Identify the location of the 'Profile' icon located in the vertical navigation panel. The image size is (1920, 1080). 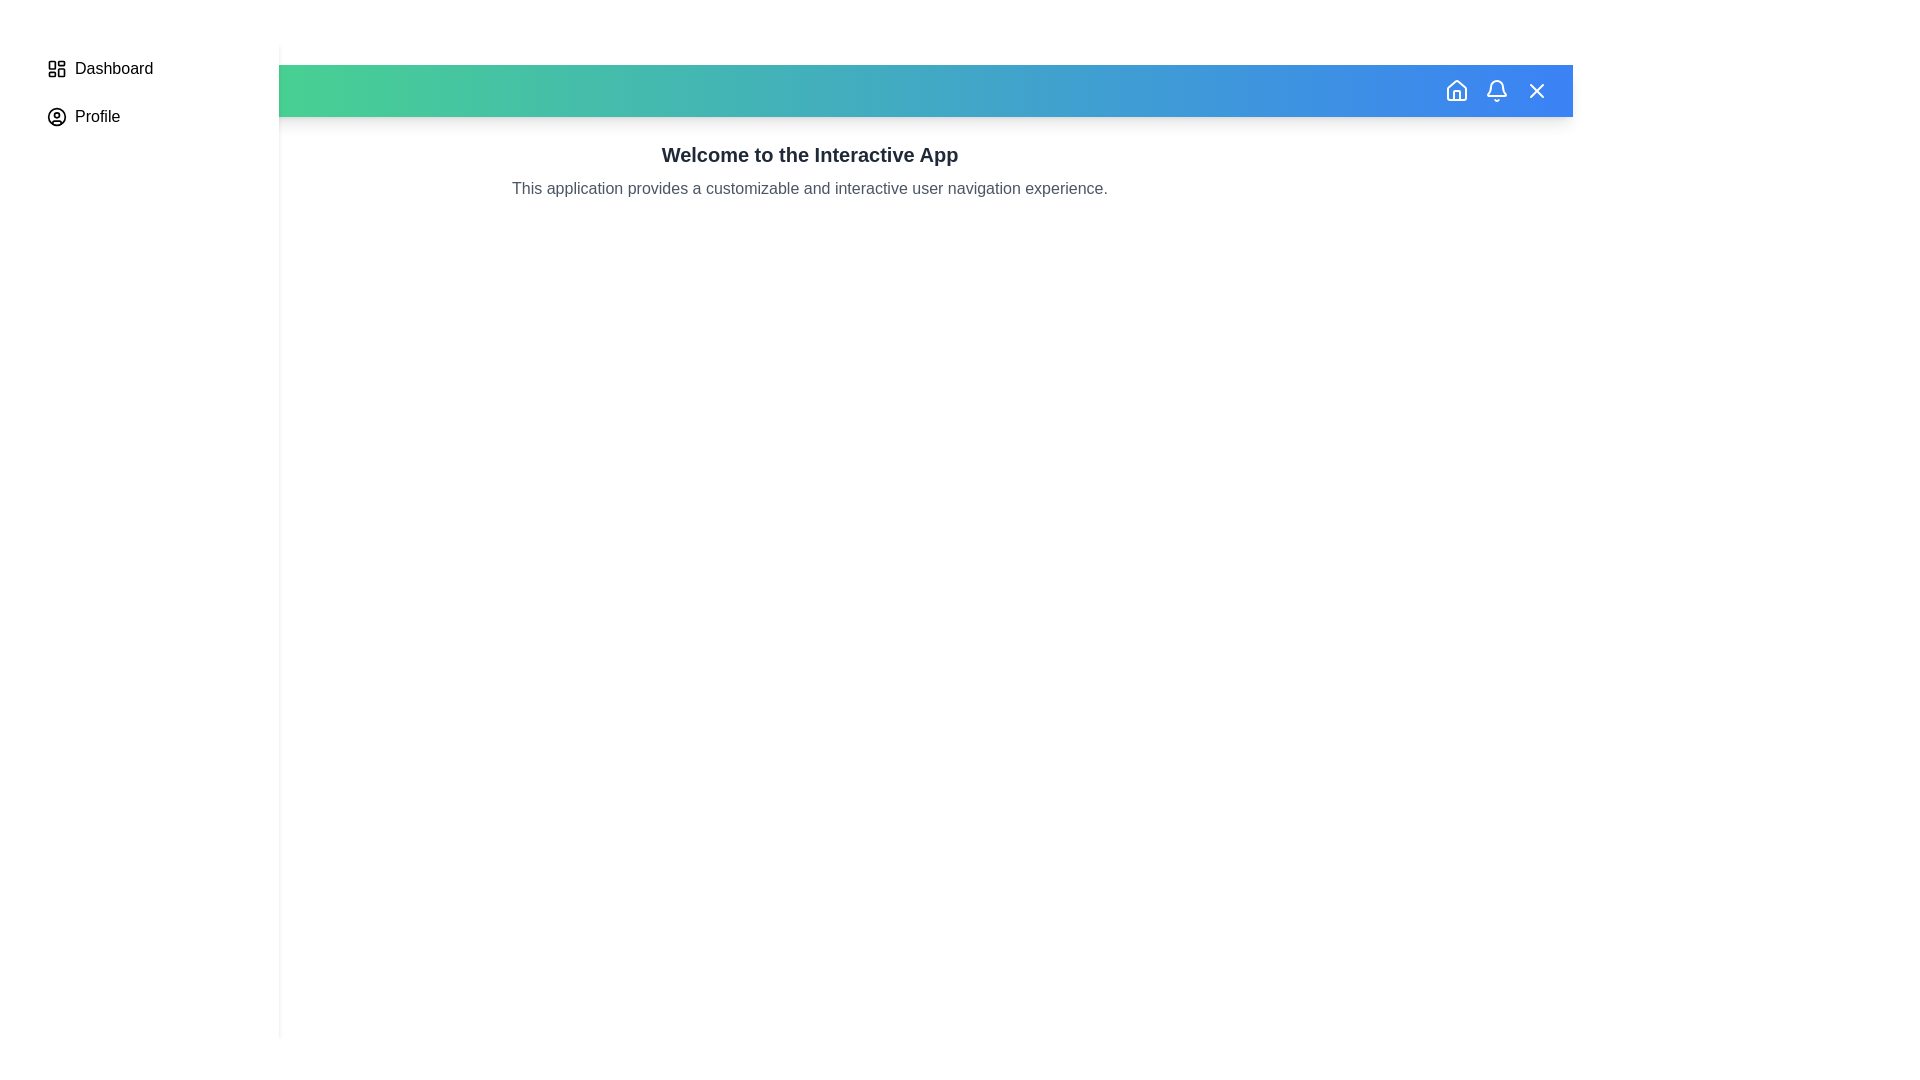
(57, 116).